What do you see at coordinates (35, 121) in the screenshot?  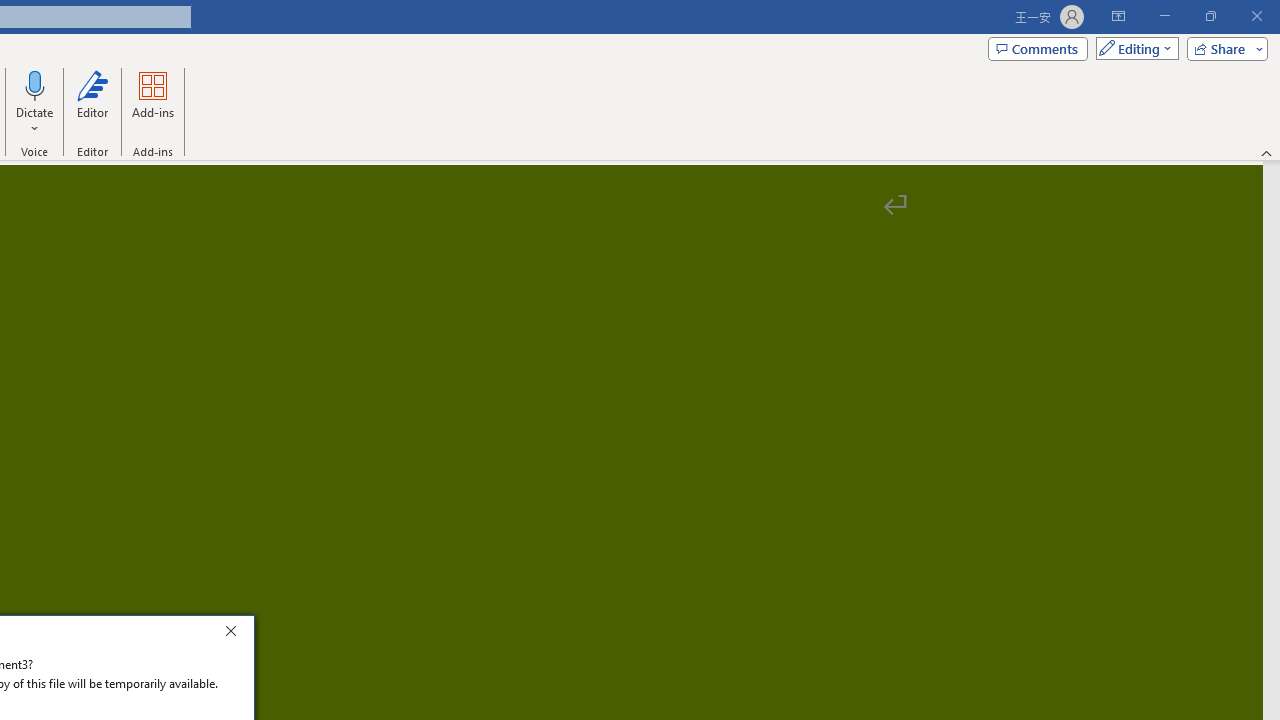 I see `'More Options'` at bounding box center [35, 121].